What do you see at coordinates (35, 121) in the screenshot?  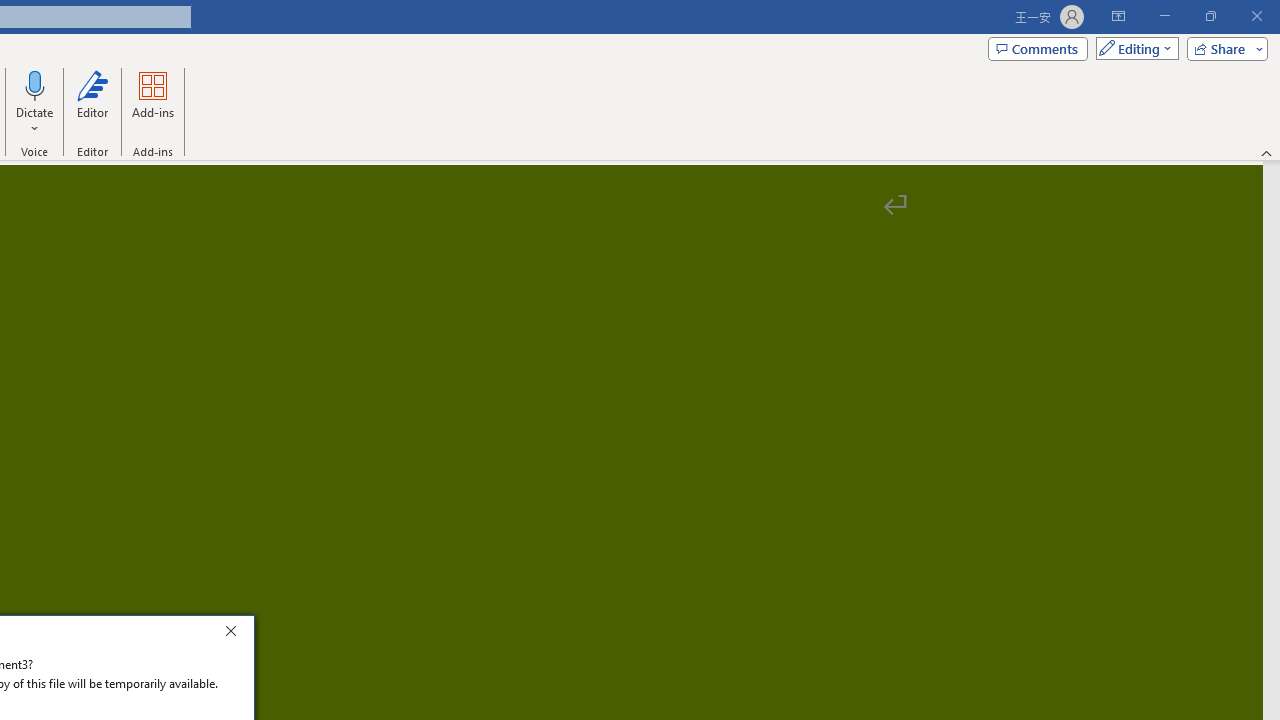 I see `'More Options'` at bounding box center [35, 121].